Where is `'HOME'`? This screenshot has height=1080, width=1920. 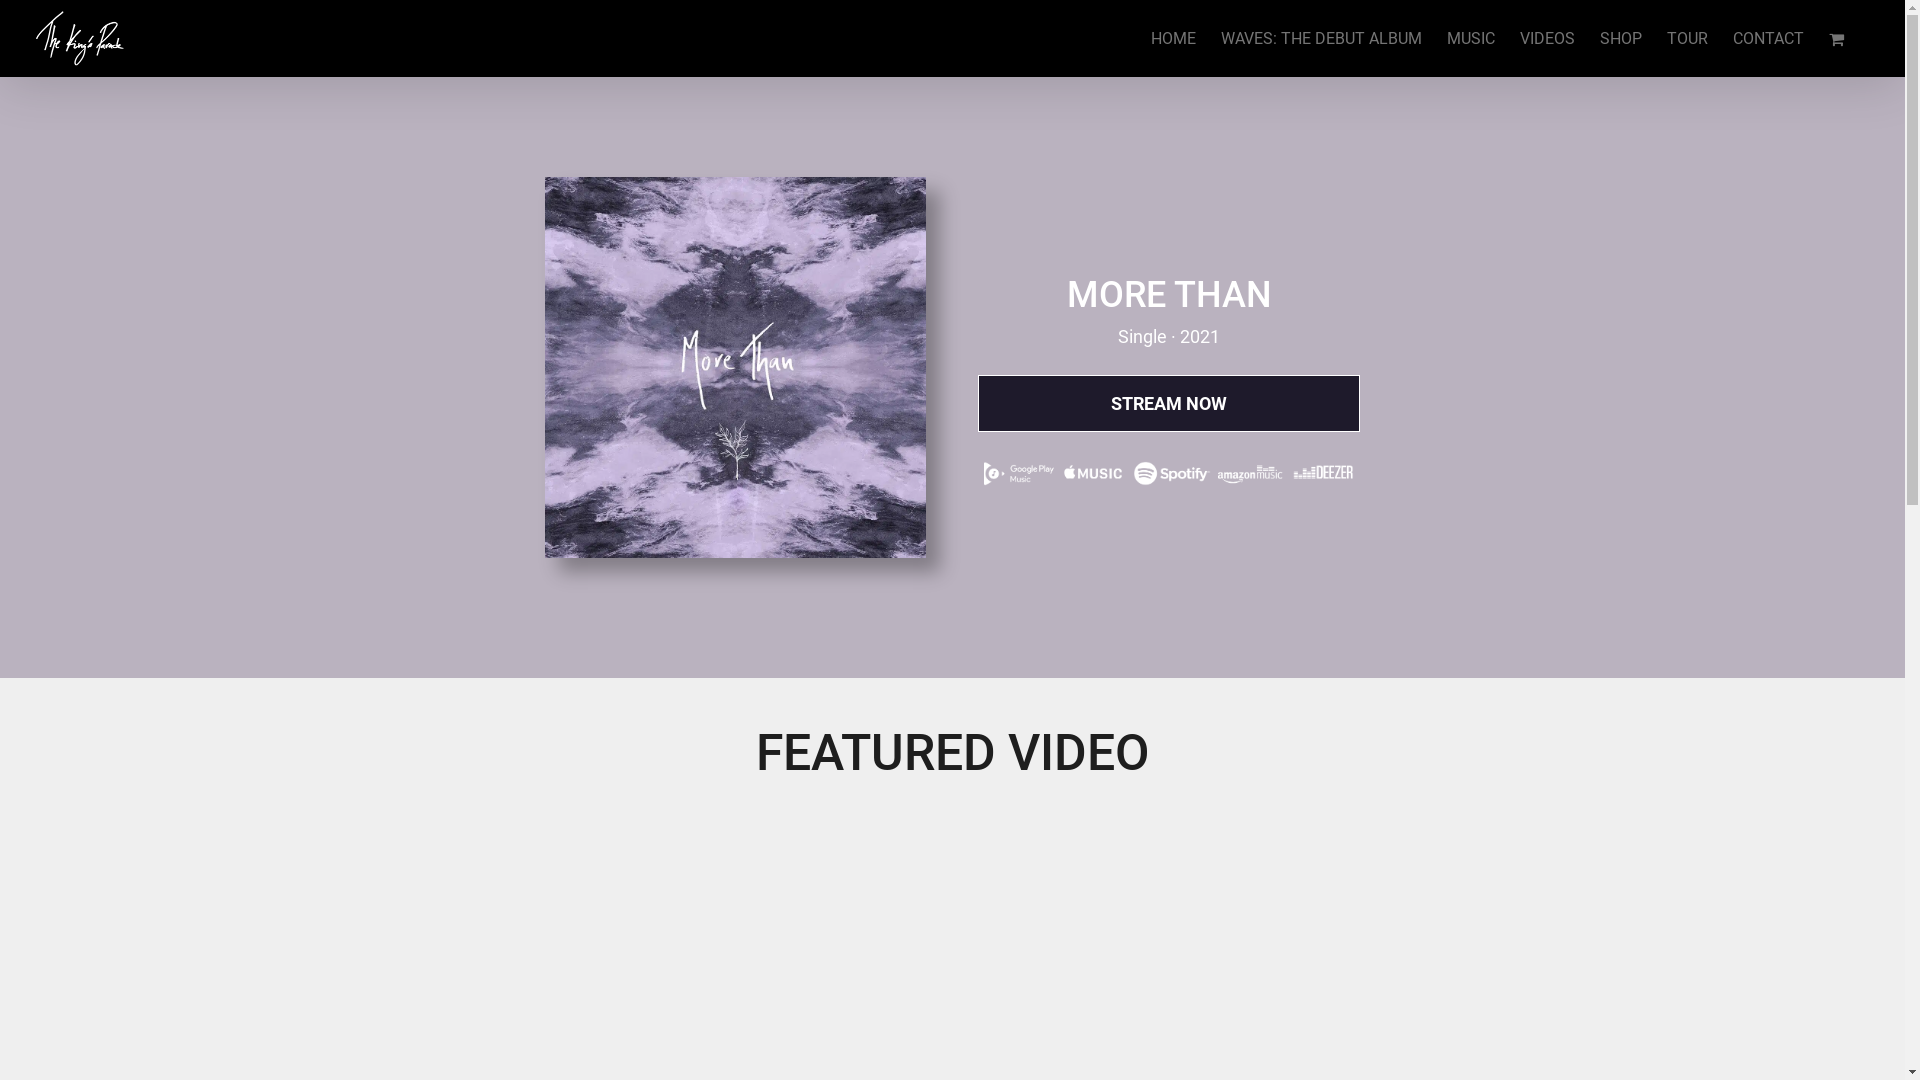 'HOME' is located at coordinates (1173, 38).